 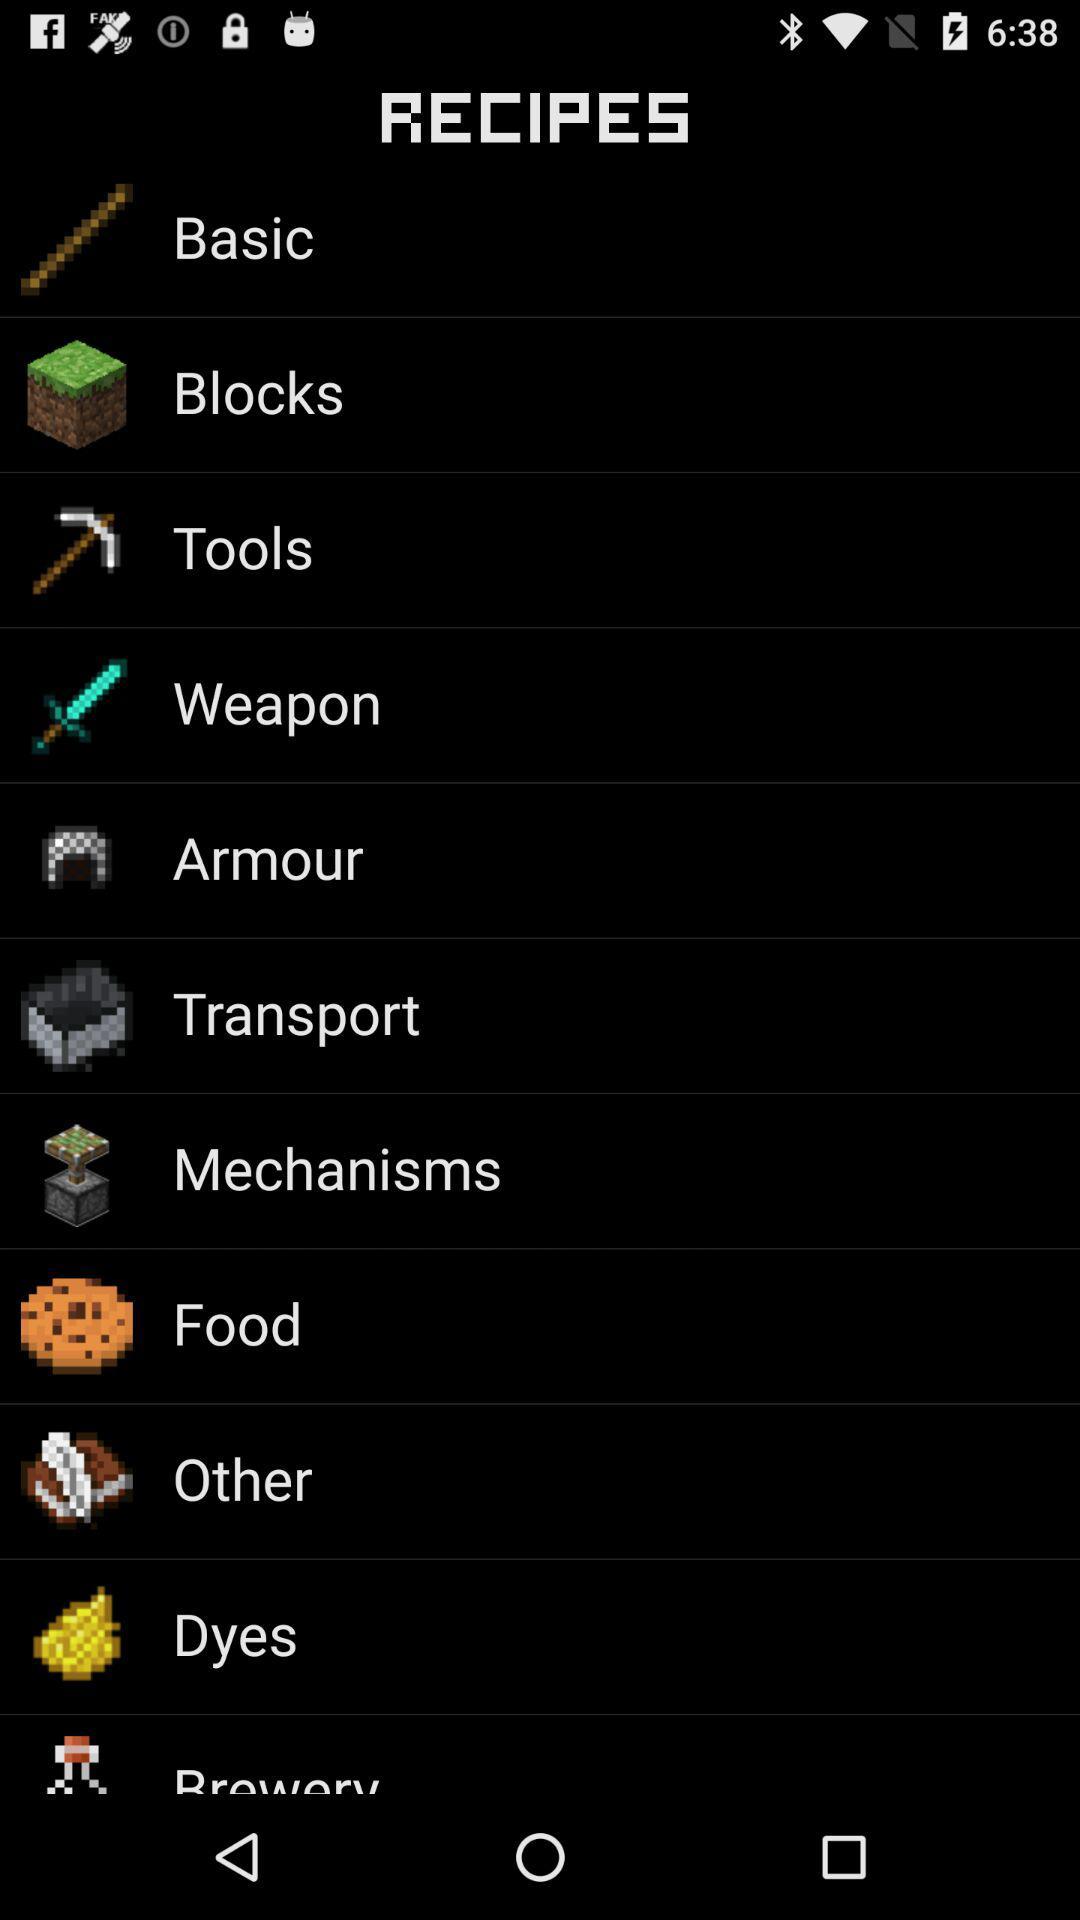 What do you see at coordinates (277, 701) in the screenshot?
I see `weapon item` at bounding box center [277, 701].